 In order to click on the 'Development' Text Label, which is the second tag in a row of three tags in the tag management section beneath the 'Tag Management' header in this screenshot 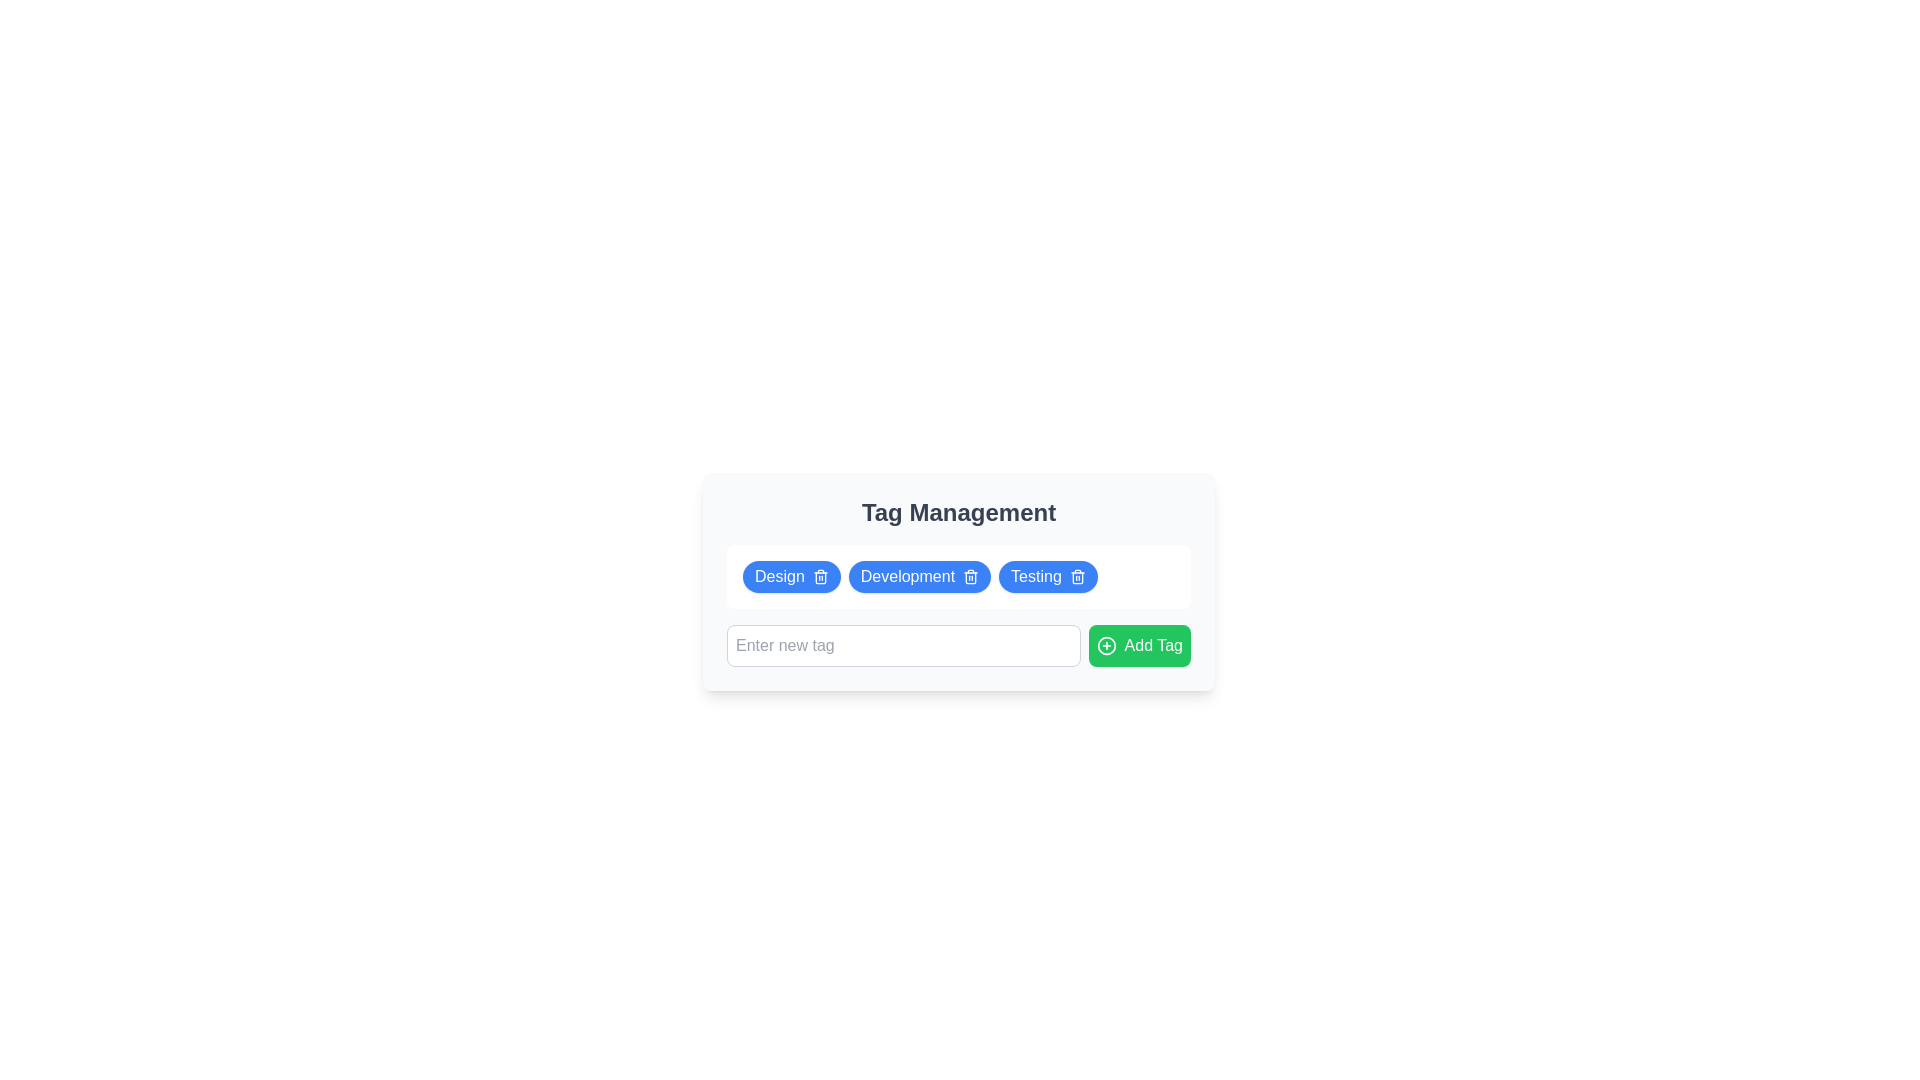, I will do `click(906, 577)`.